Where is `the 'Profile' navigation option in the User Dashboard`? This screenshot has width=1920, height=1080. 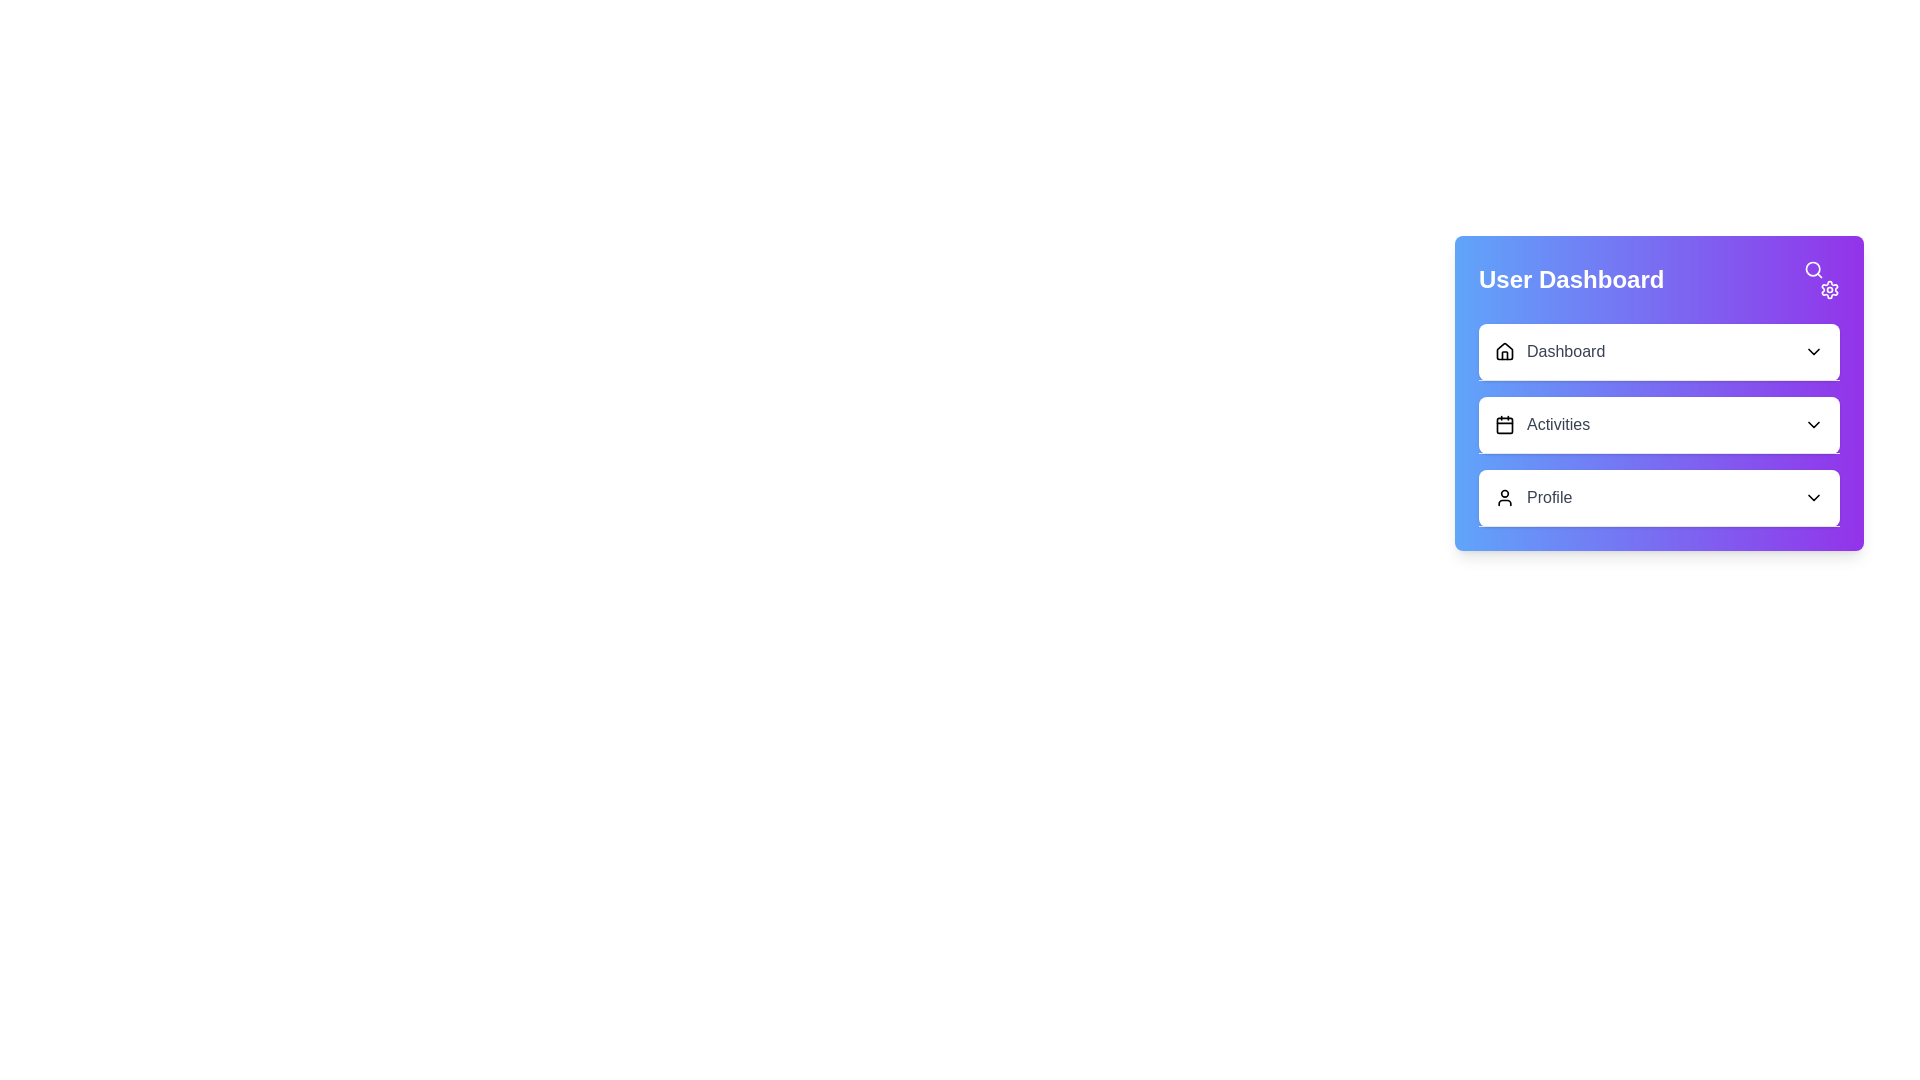
the 'Profile' navigation option in the User Dashboard is located at coordinates (1532, 496).